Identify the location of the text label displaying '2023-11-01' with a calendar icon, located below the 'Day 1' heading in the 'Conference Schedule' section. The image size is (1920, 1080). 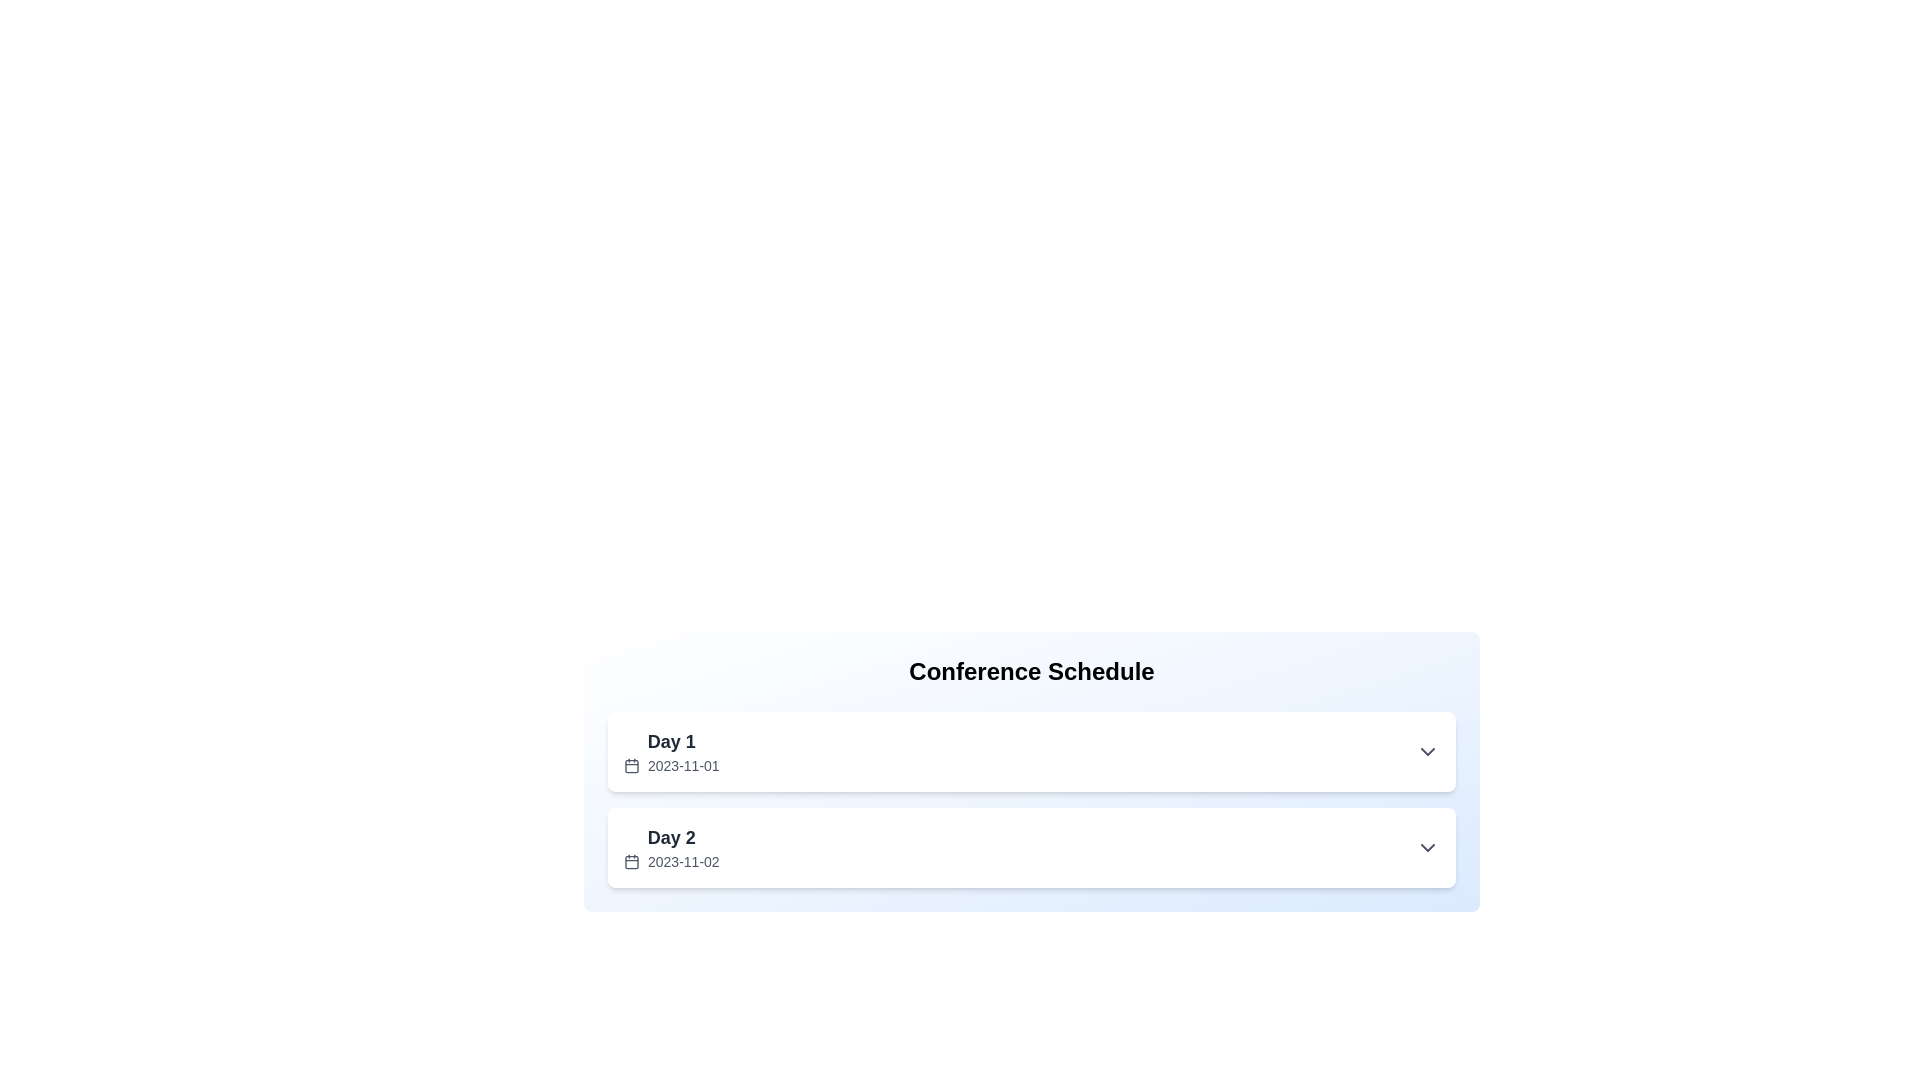
(671, 765).